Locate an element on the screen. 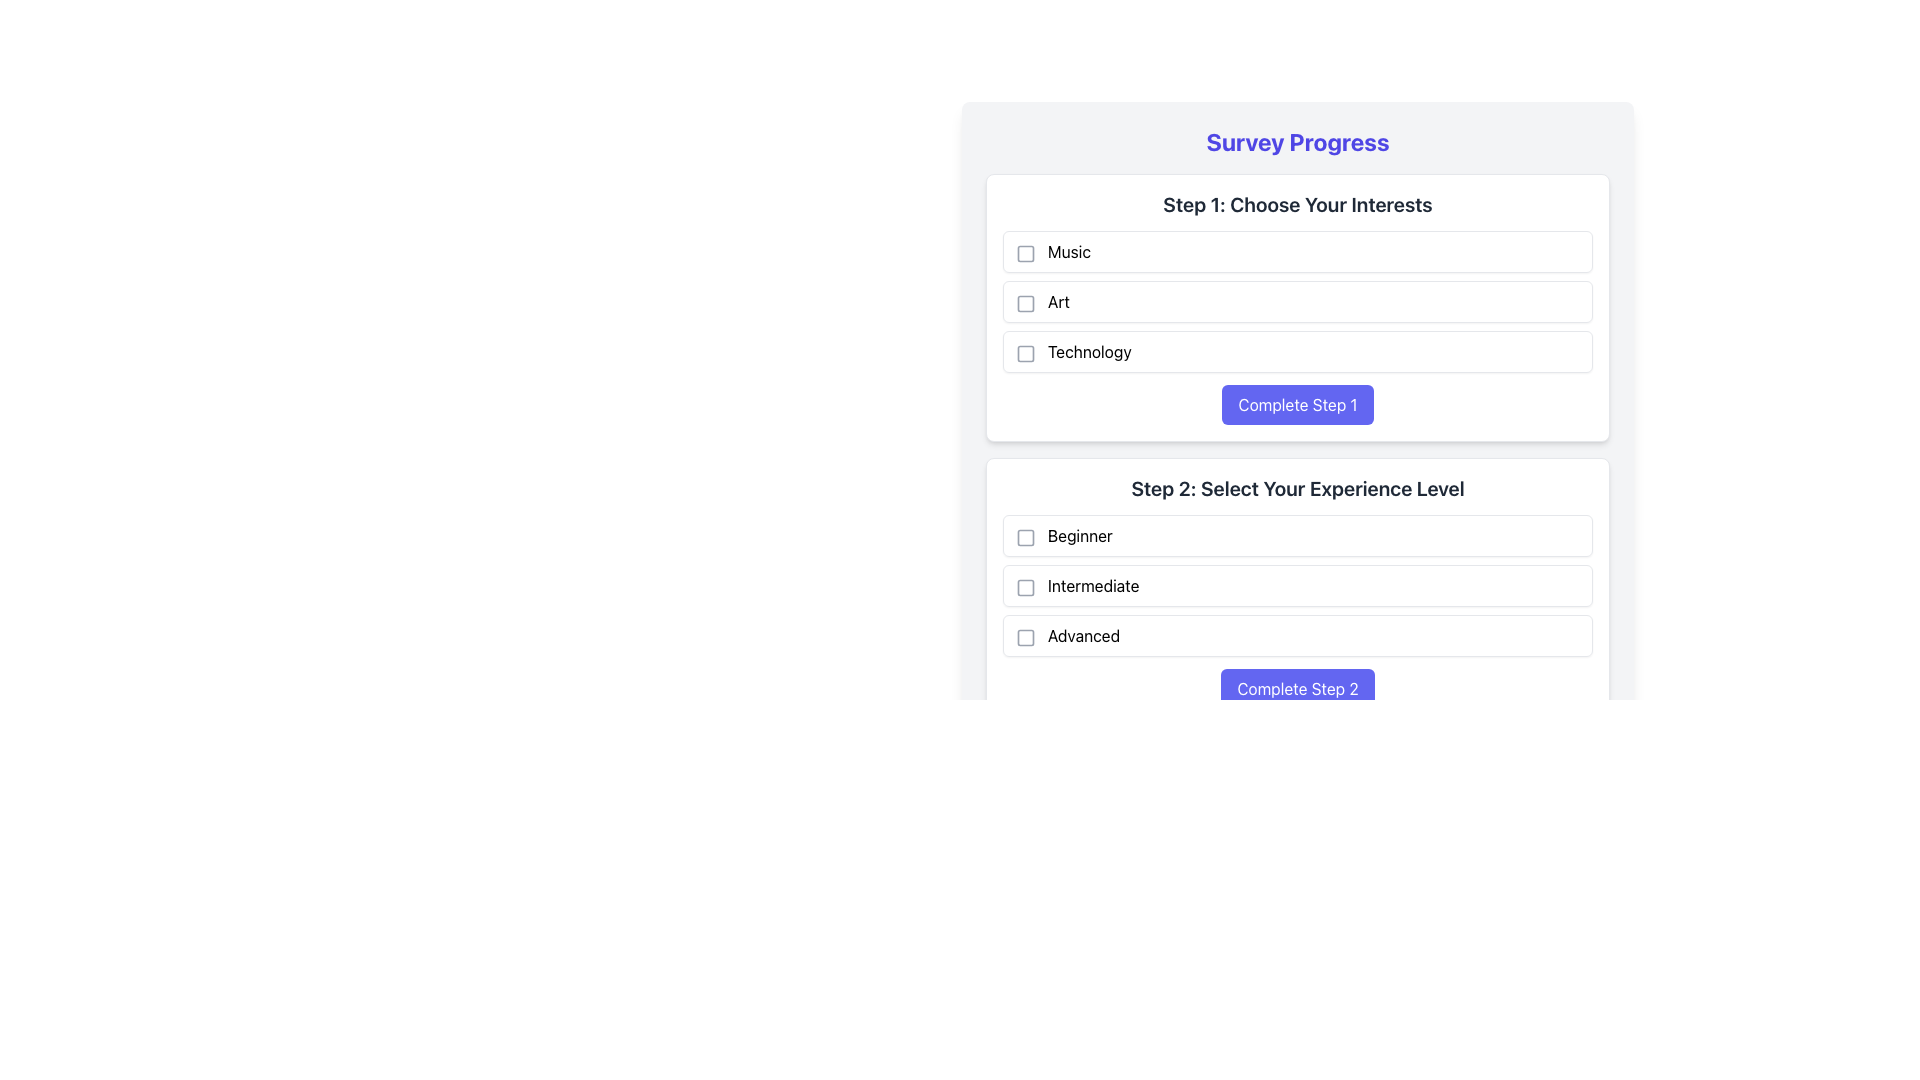  the confirmation button located at the bottom-right of the card titled 'Step 1: Choose Your Interests' to observe its hover effect is located at coordinates (1297, 405).